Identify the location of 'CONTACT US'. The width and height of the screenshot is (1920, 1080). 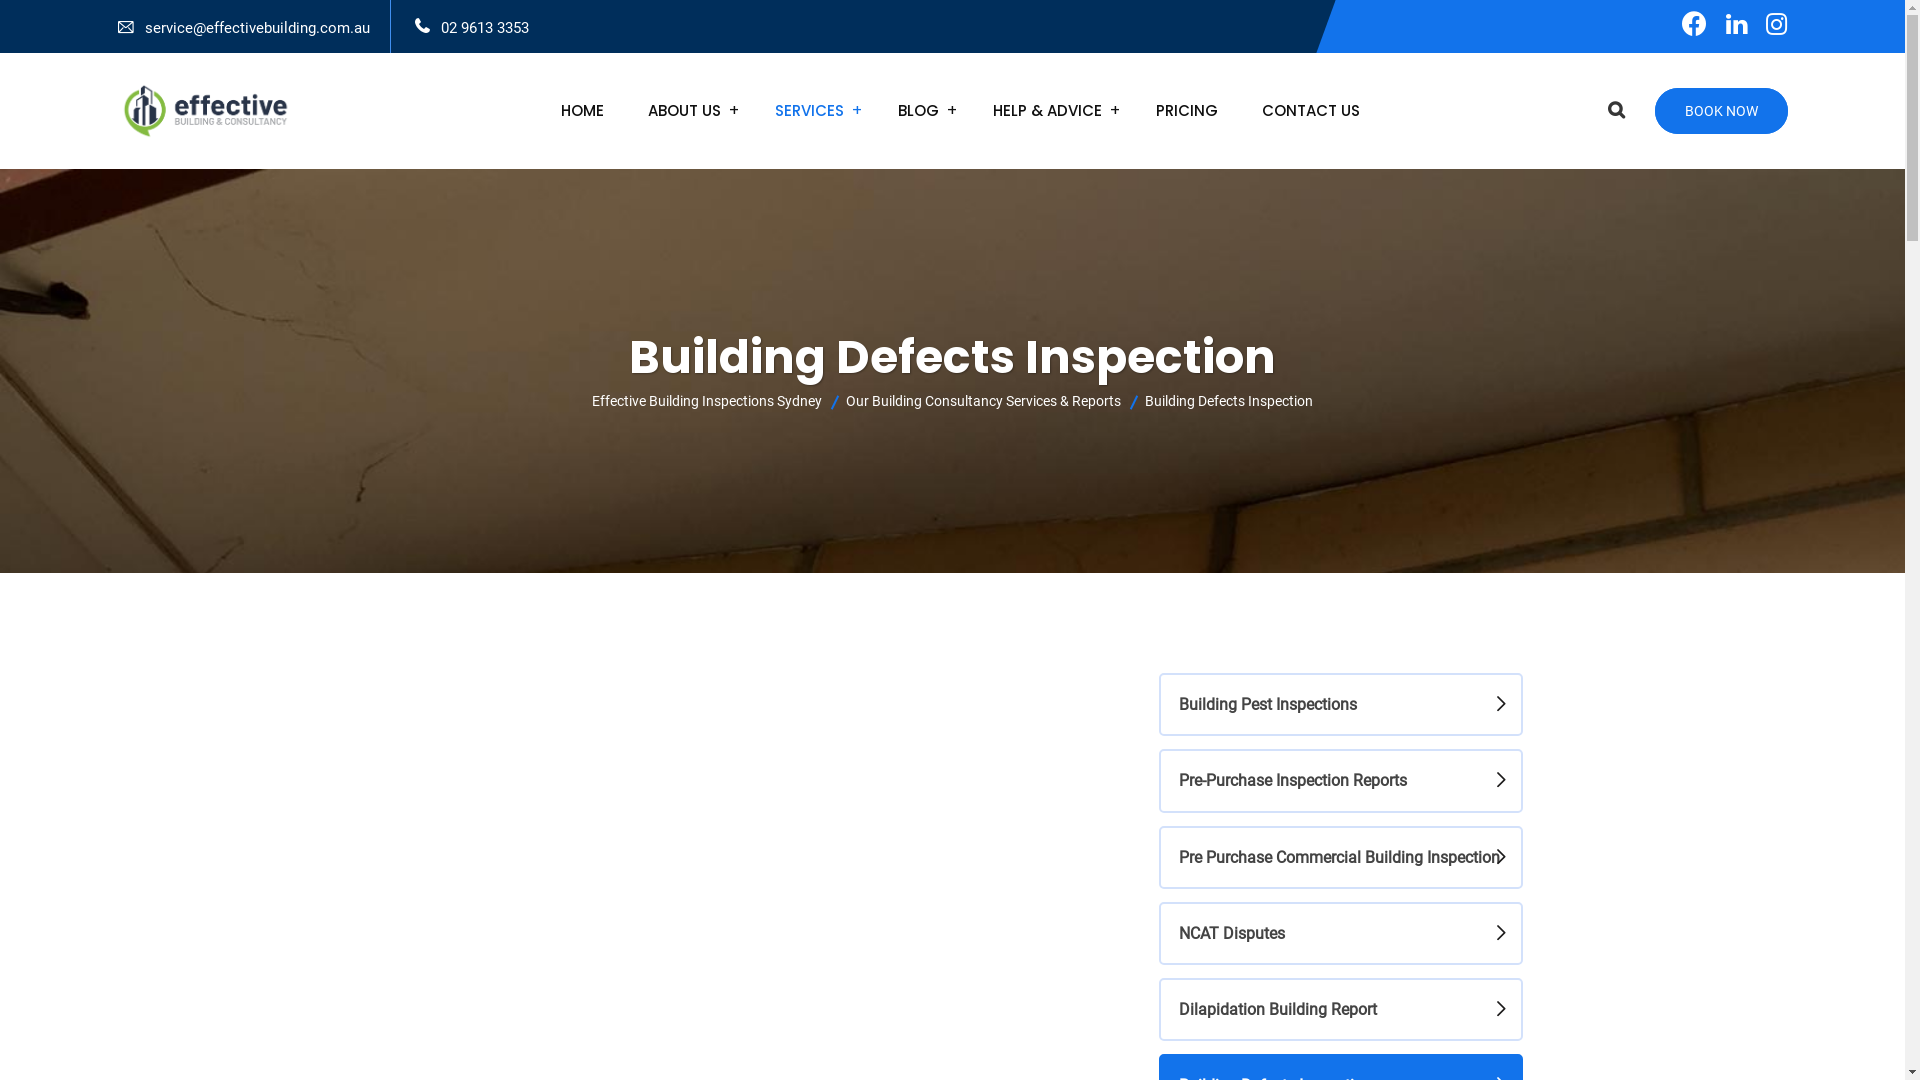
(1242, 111).